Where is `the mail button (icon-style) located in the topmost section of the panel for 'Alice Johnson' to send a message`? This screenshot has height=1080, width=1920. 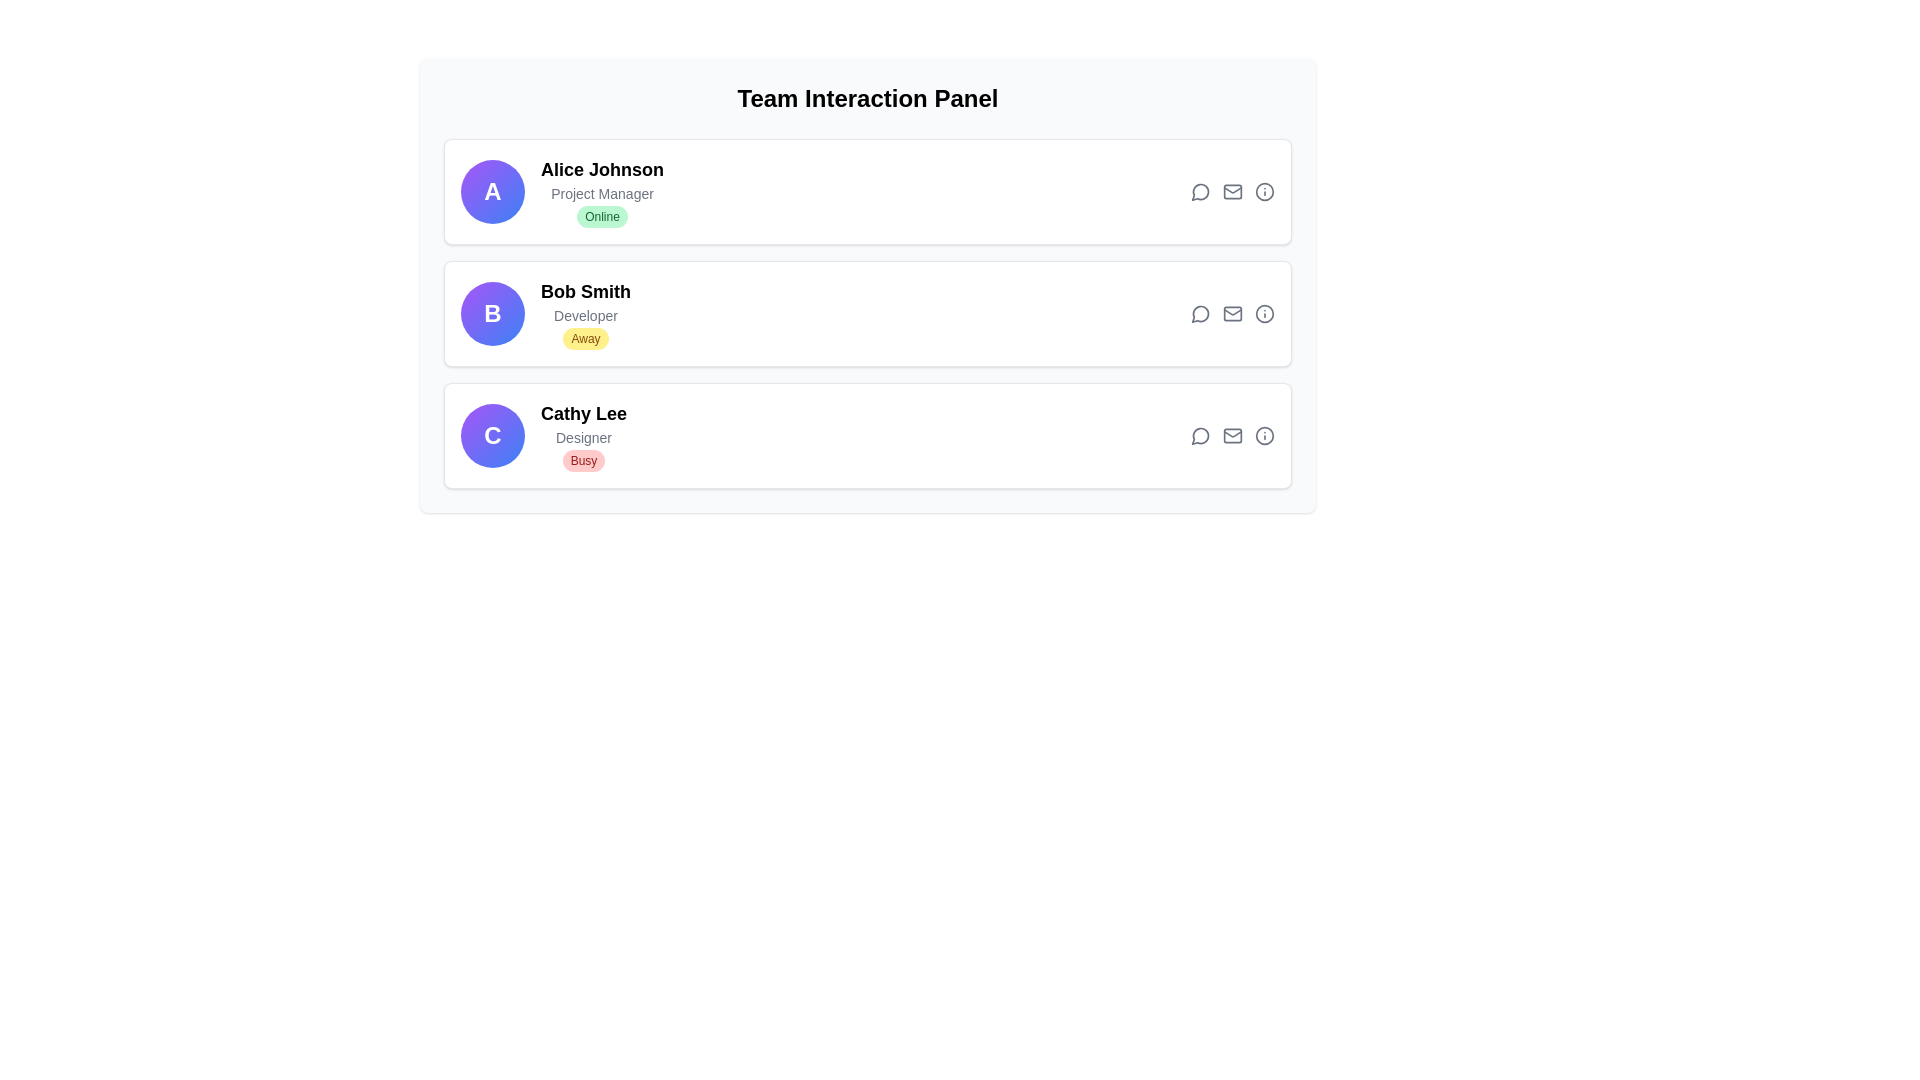
the mail button (icon-style) located in the topmost section of the panel for 'Alice Johnson' to send a message is located at coordinates (1232, 192).